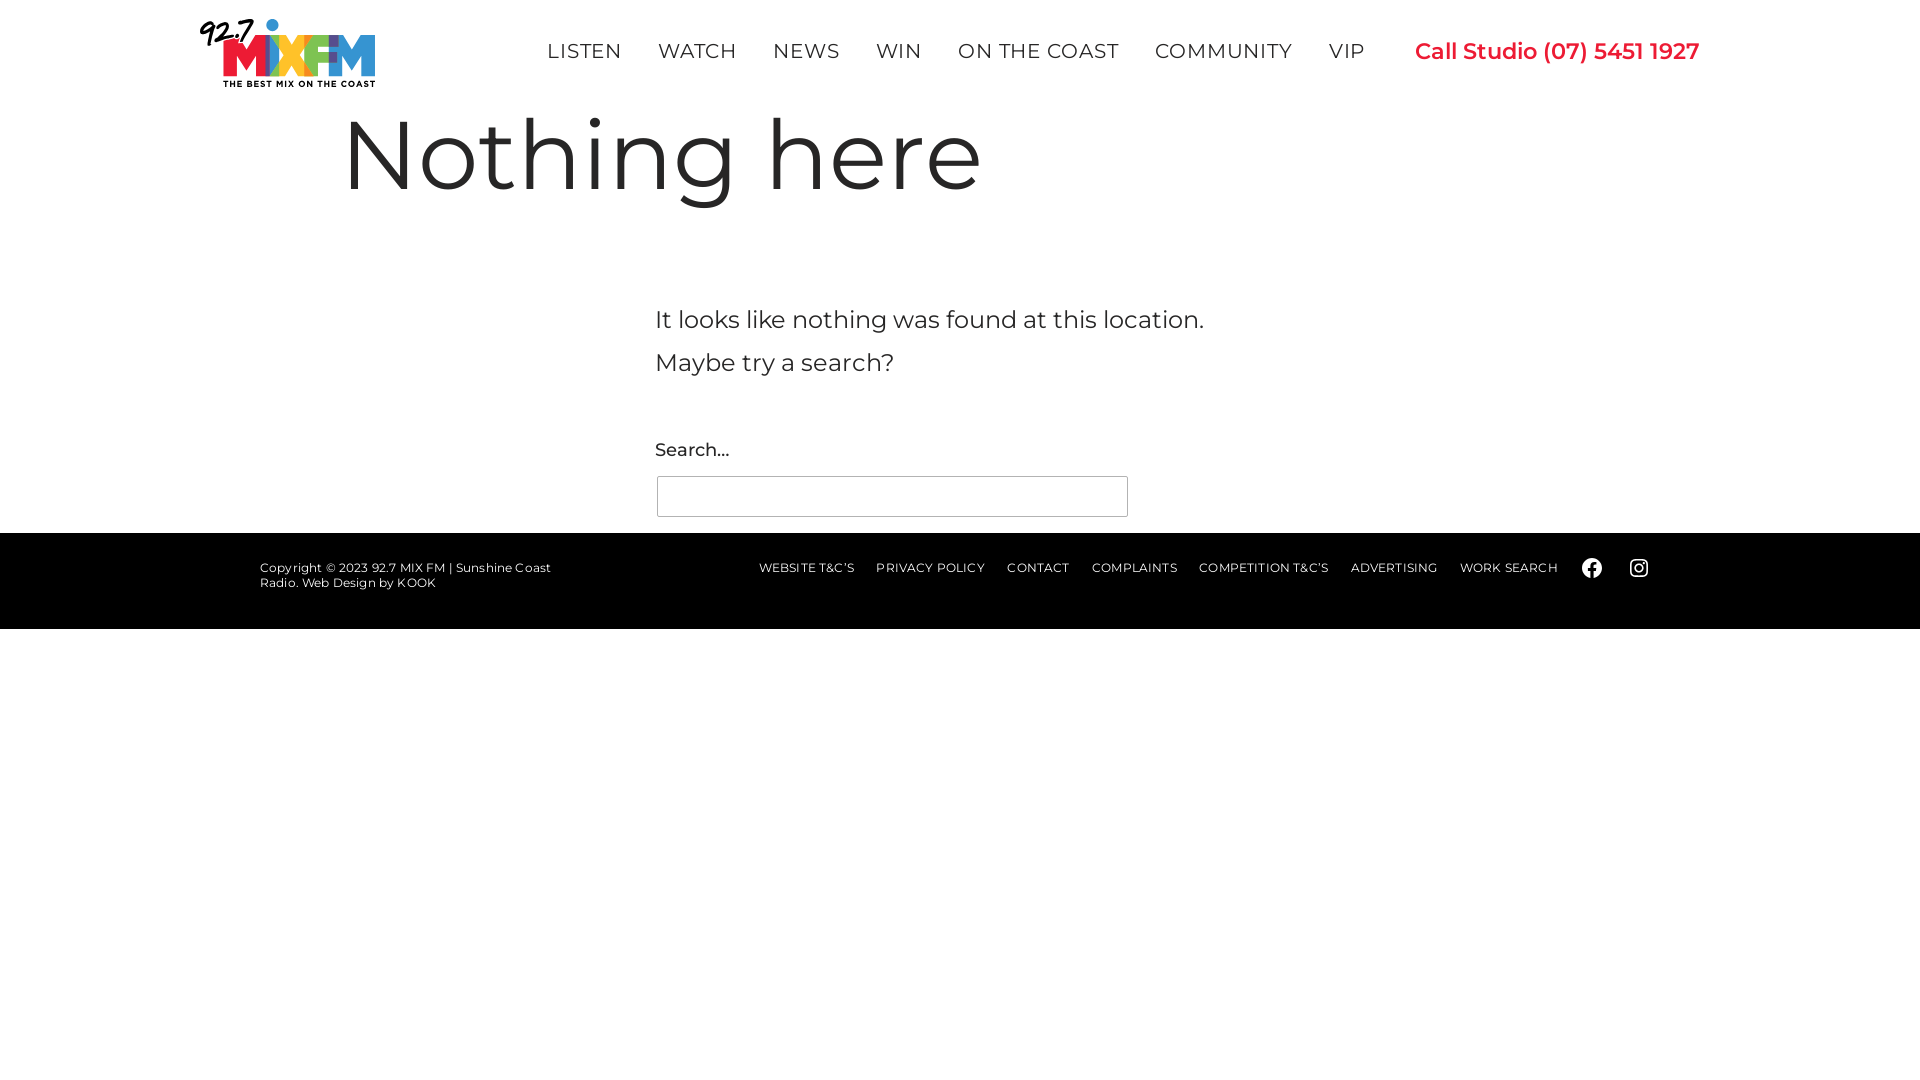  I want to click on '92.7 MIX FM | Sunshine Coast Radio', so click(258, 574).